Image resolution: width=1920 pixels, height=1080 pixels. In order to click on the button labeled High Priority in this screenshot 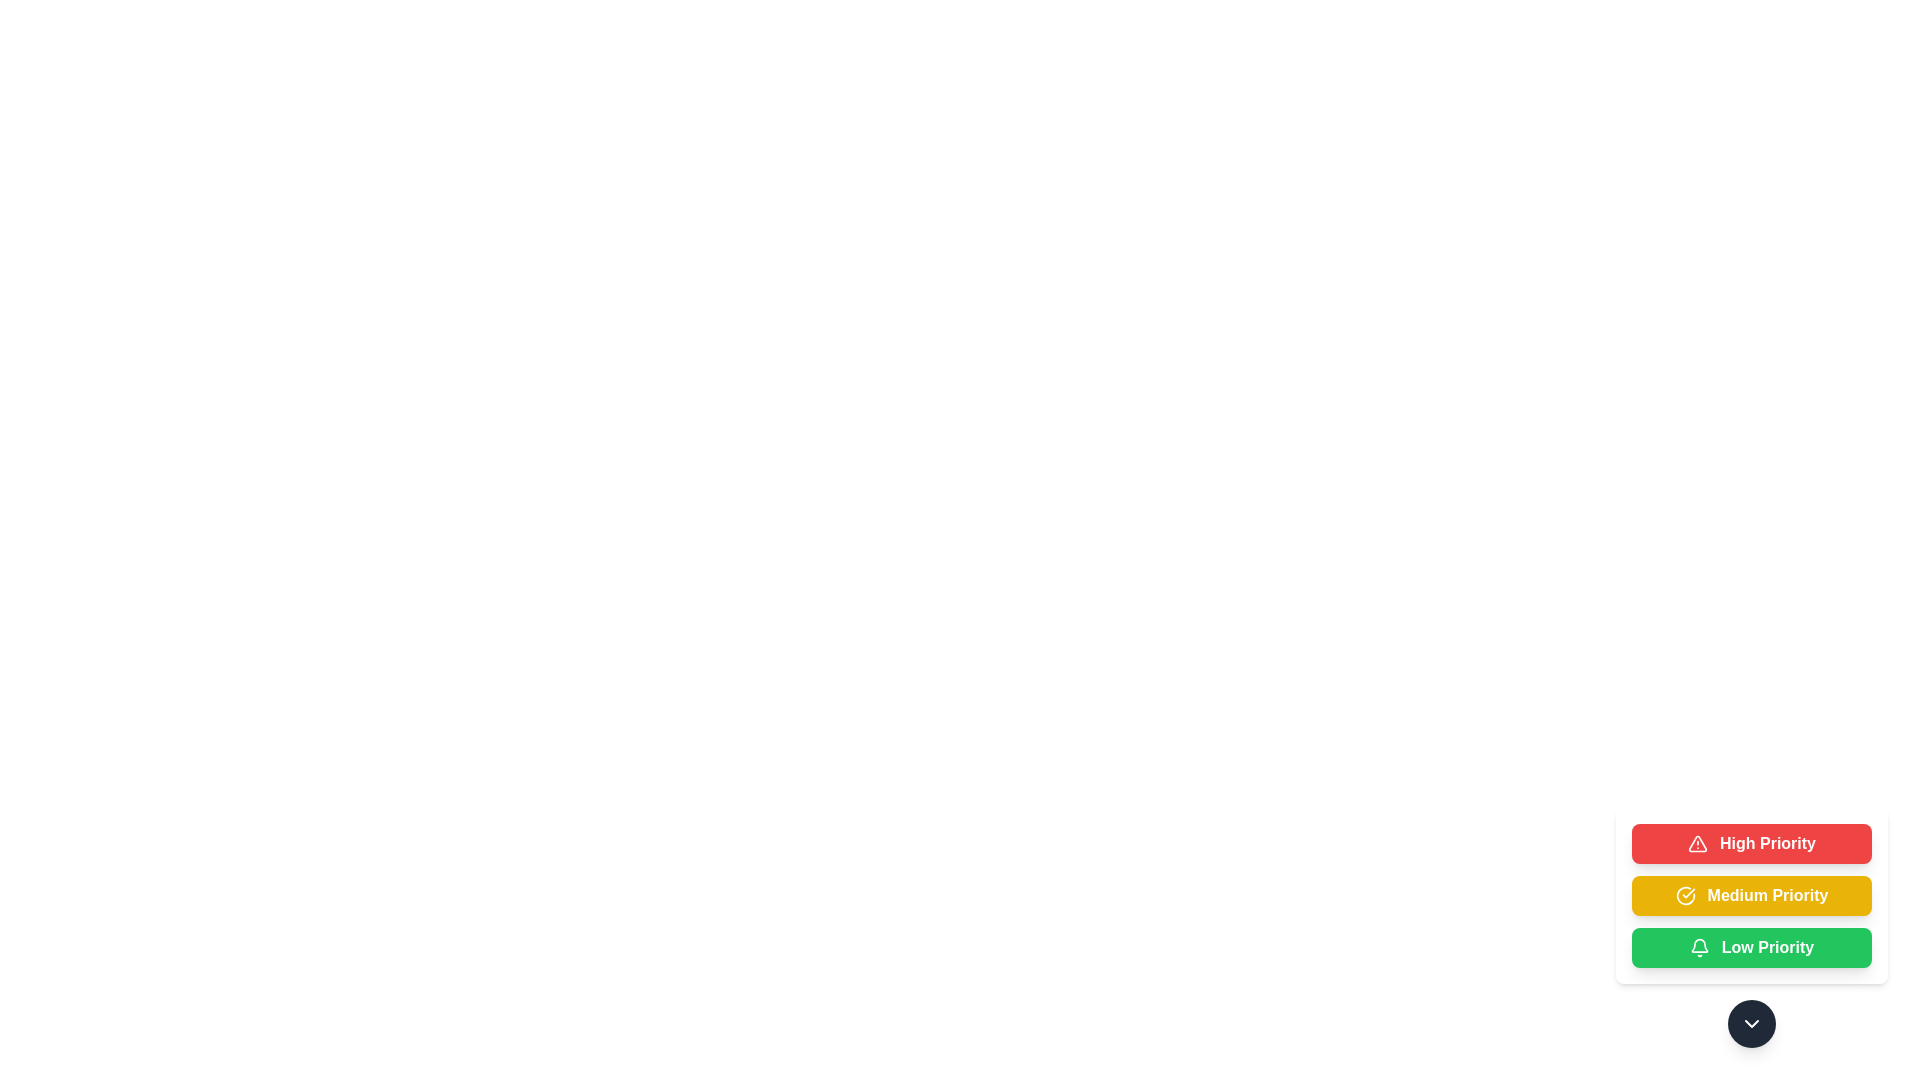, I will do `click(1751, 844)`.